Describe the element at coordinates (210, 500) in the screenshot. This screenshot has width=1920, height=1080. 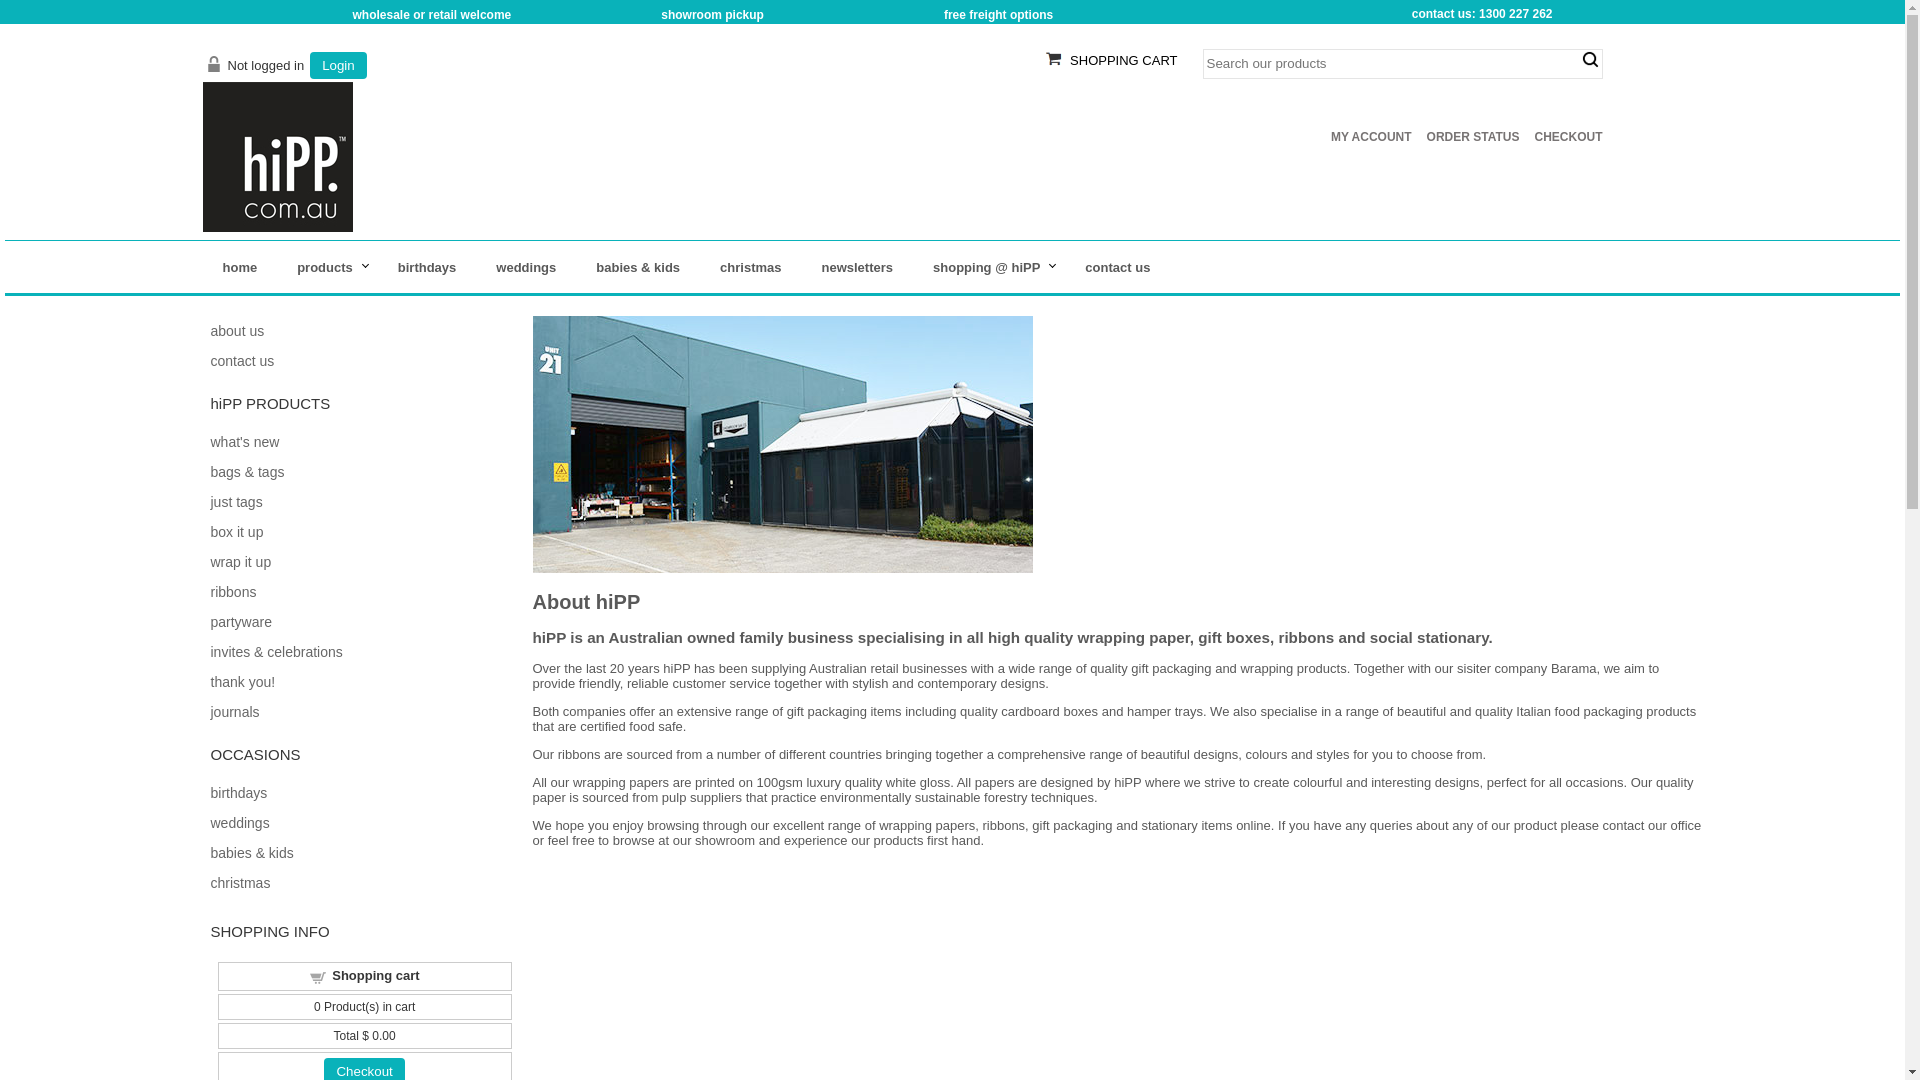
I see `'just tags'` at that location.